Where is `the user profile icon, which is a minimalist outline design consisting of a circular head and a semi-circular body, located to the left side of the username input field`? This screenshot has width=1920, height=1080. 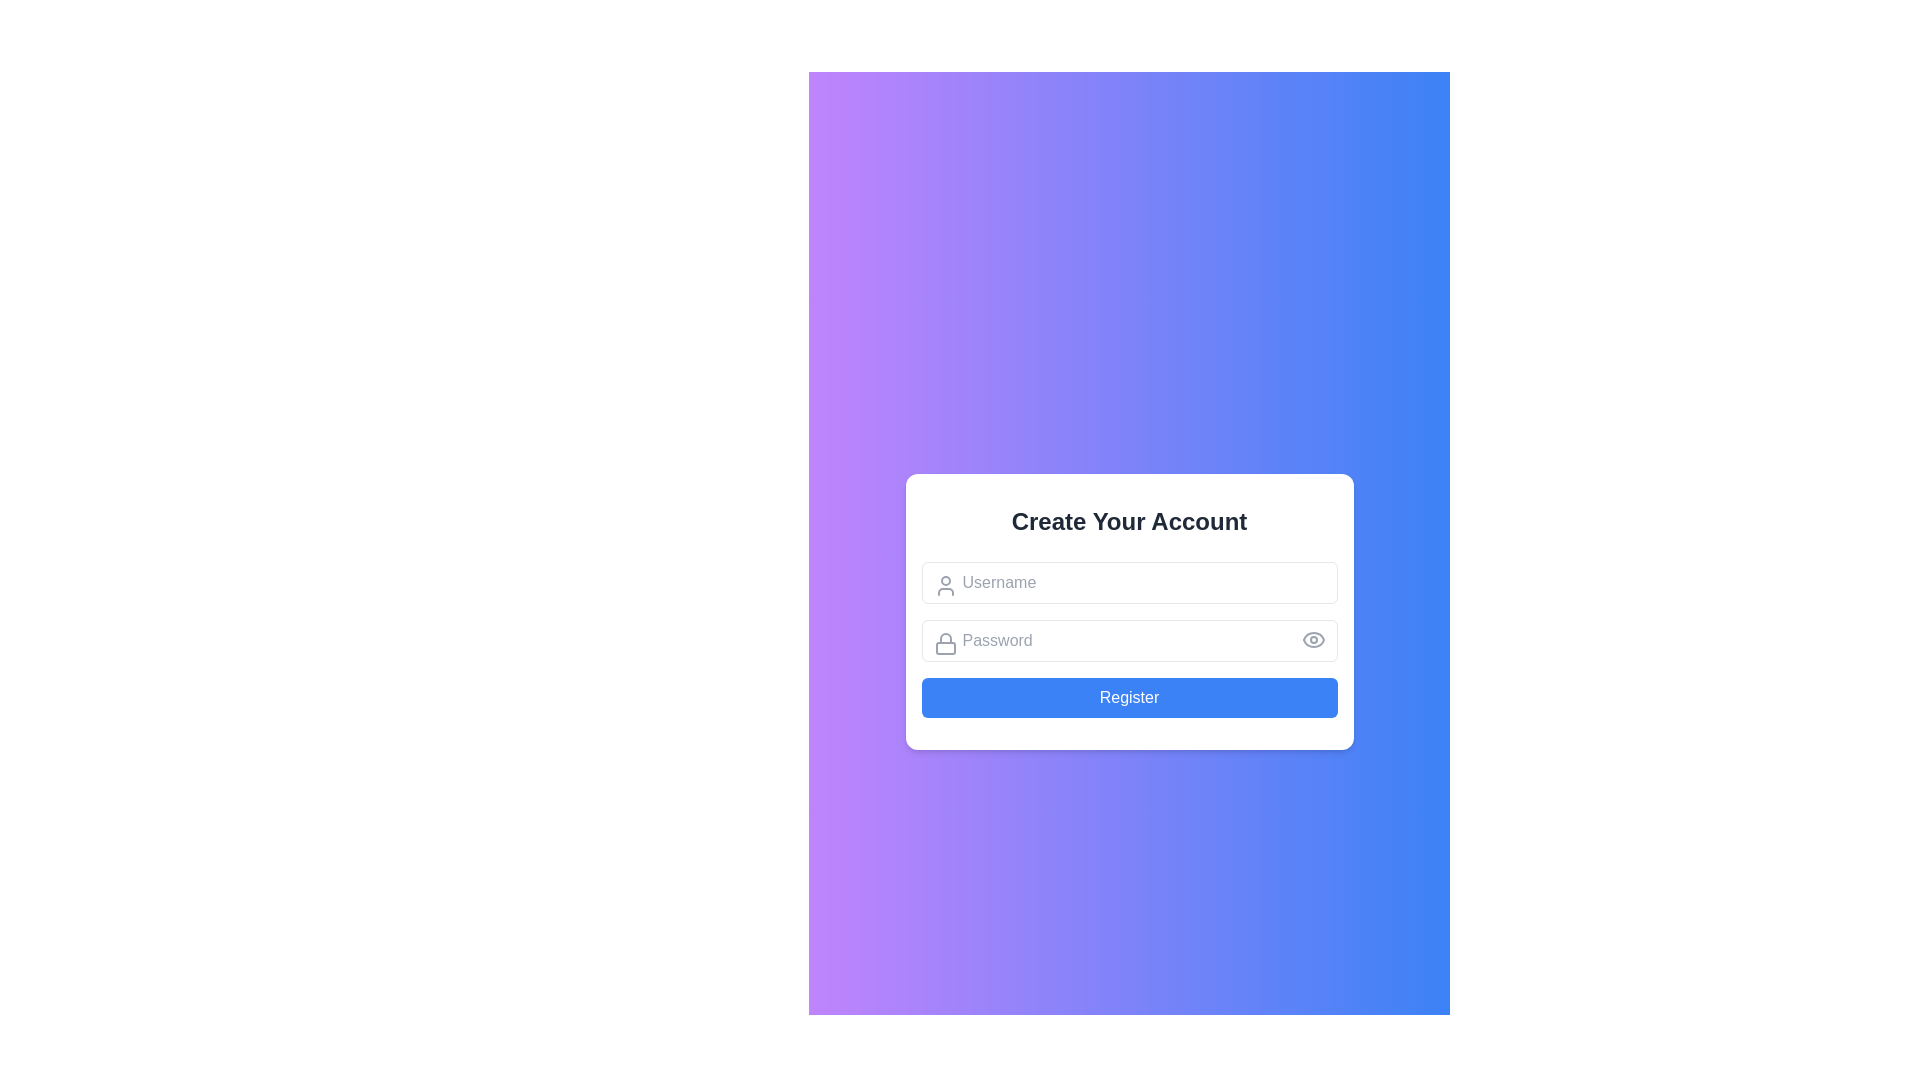 the user profile icon, which is a minimalist outline design consisting of a circular head and a semi-circular body, located to the left side of the username input field is located at coordinates (944, 585).